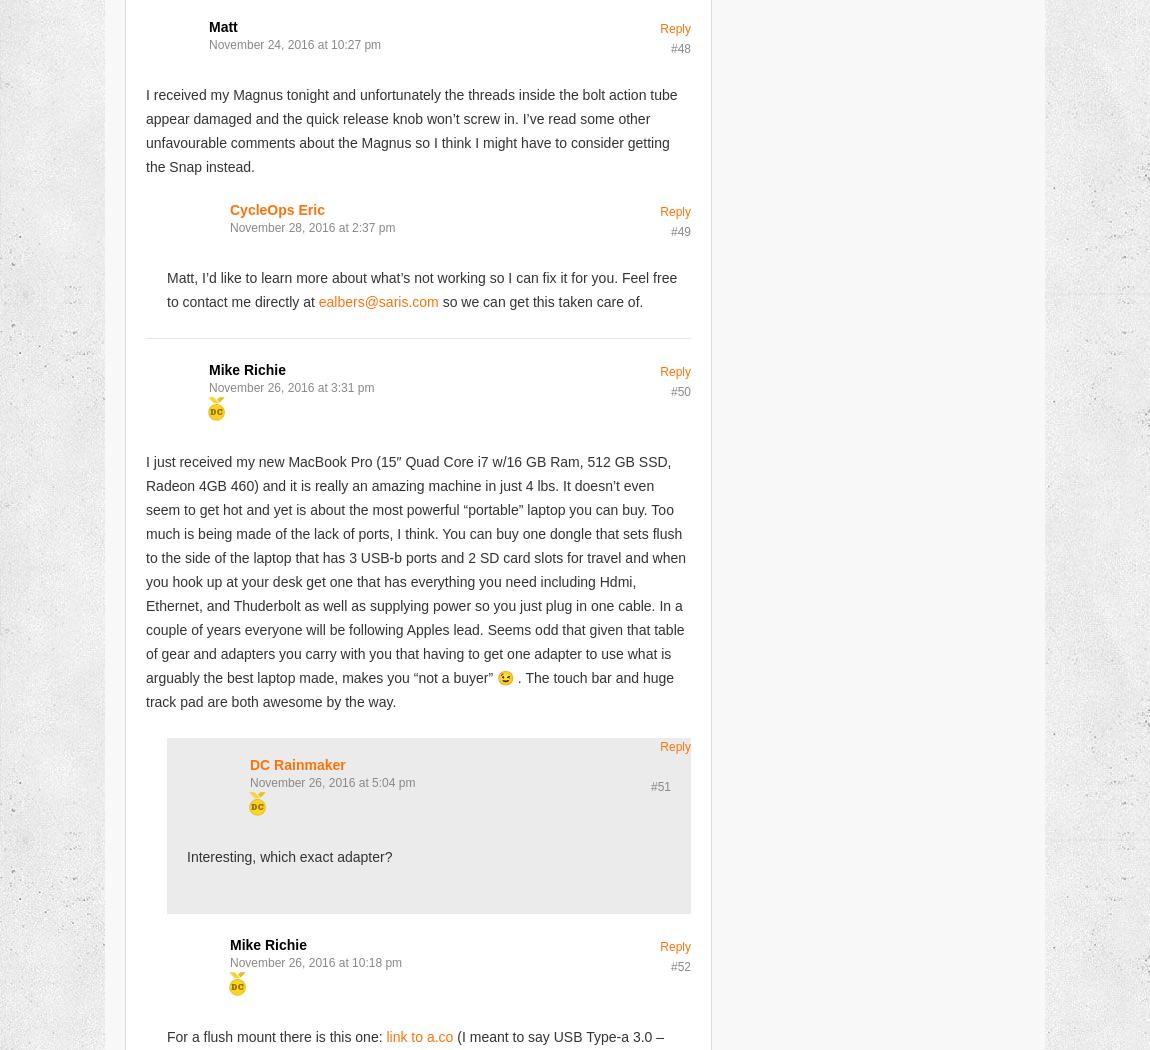 The image size is (1150, 1050). What do you see at coordinates (668, 46) in the screenshot?
I see `'#48'` at bounding box center [668, 46].